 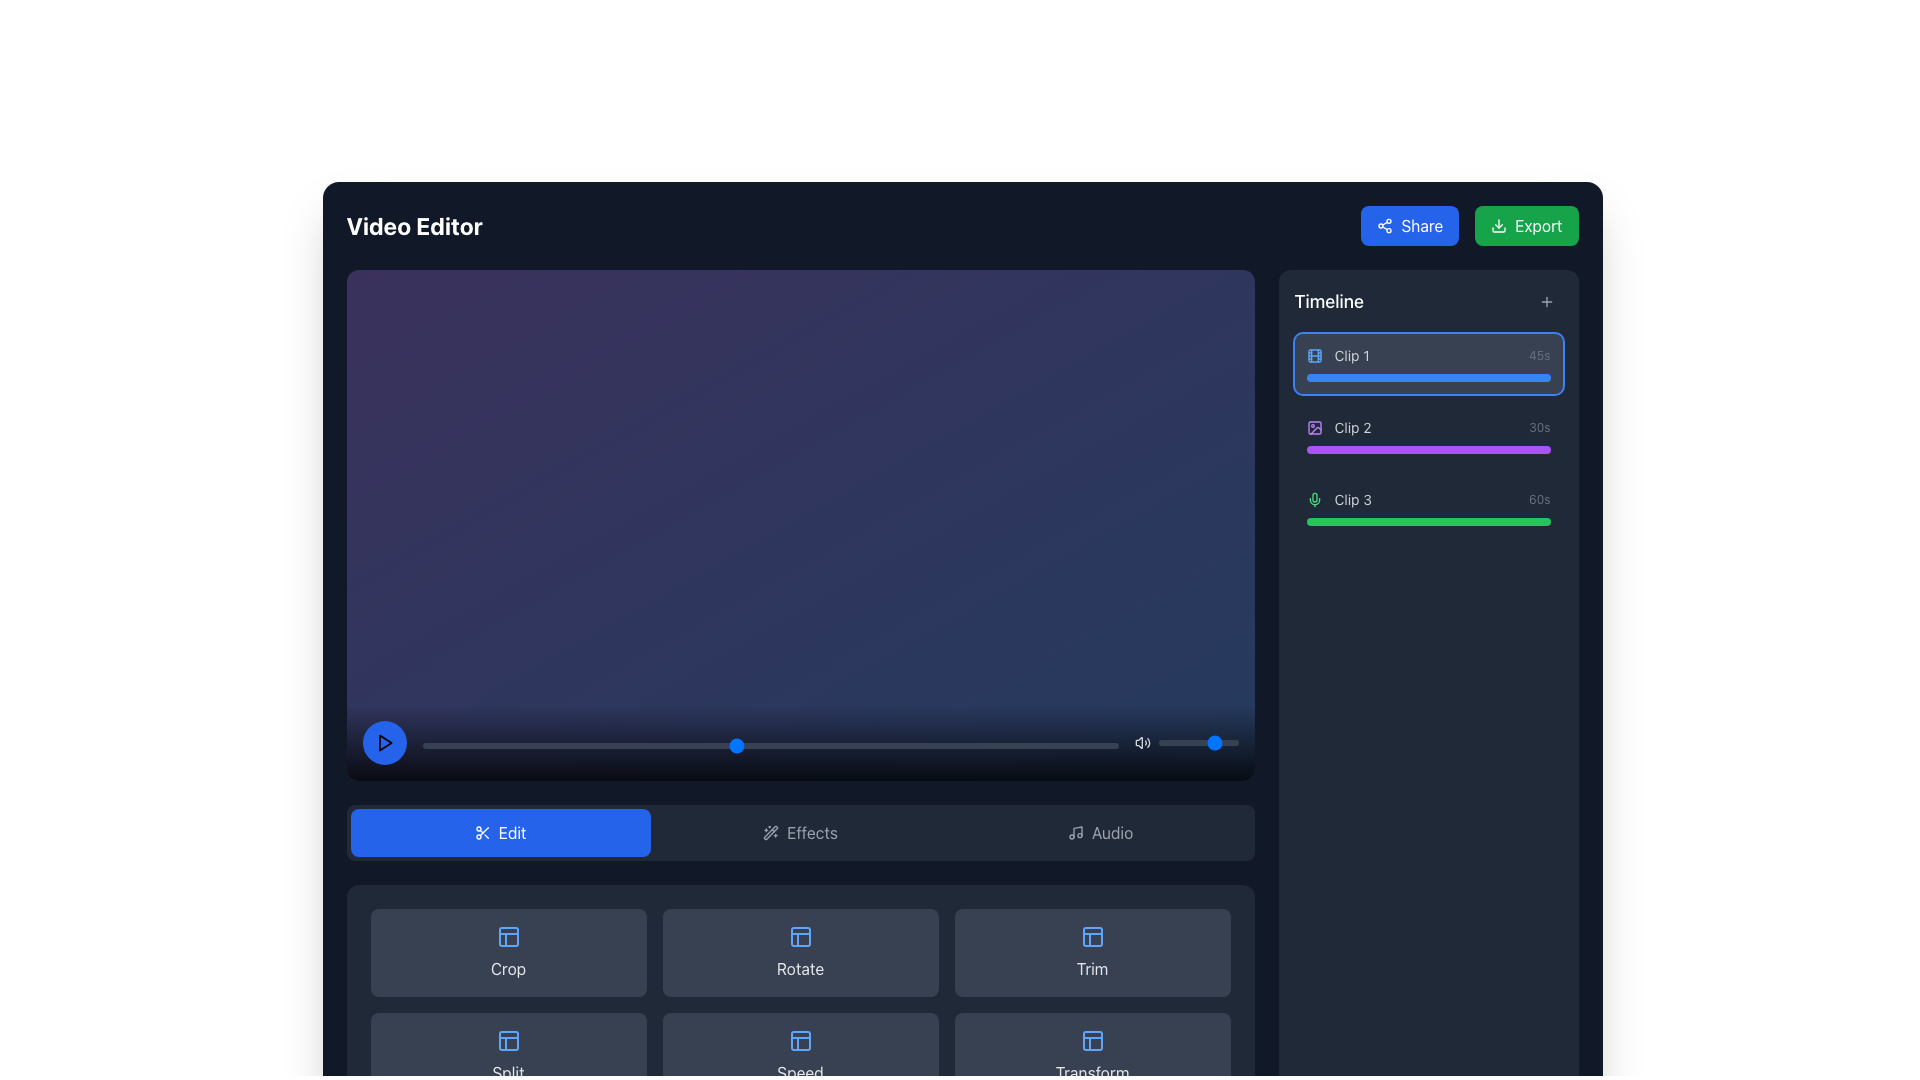 I want to click on the second timeline entry item, which represents a video clip, so click(x=1427, y=427).